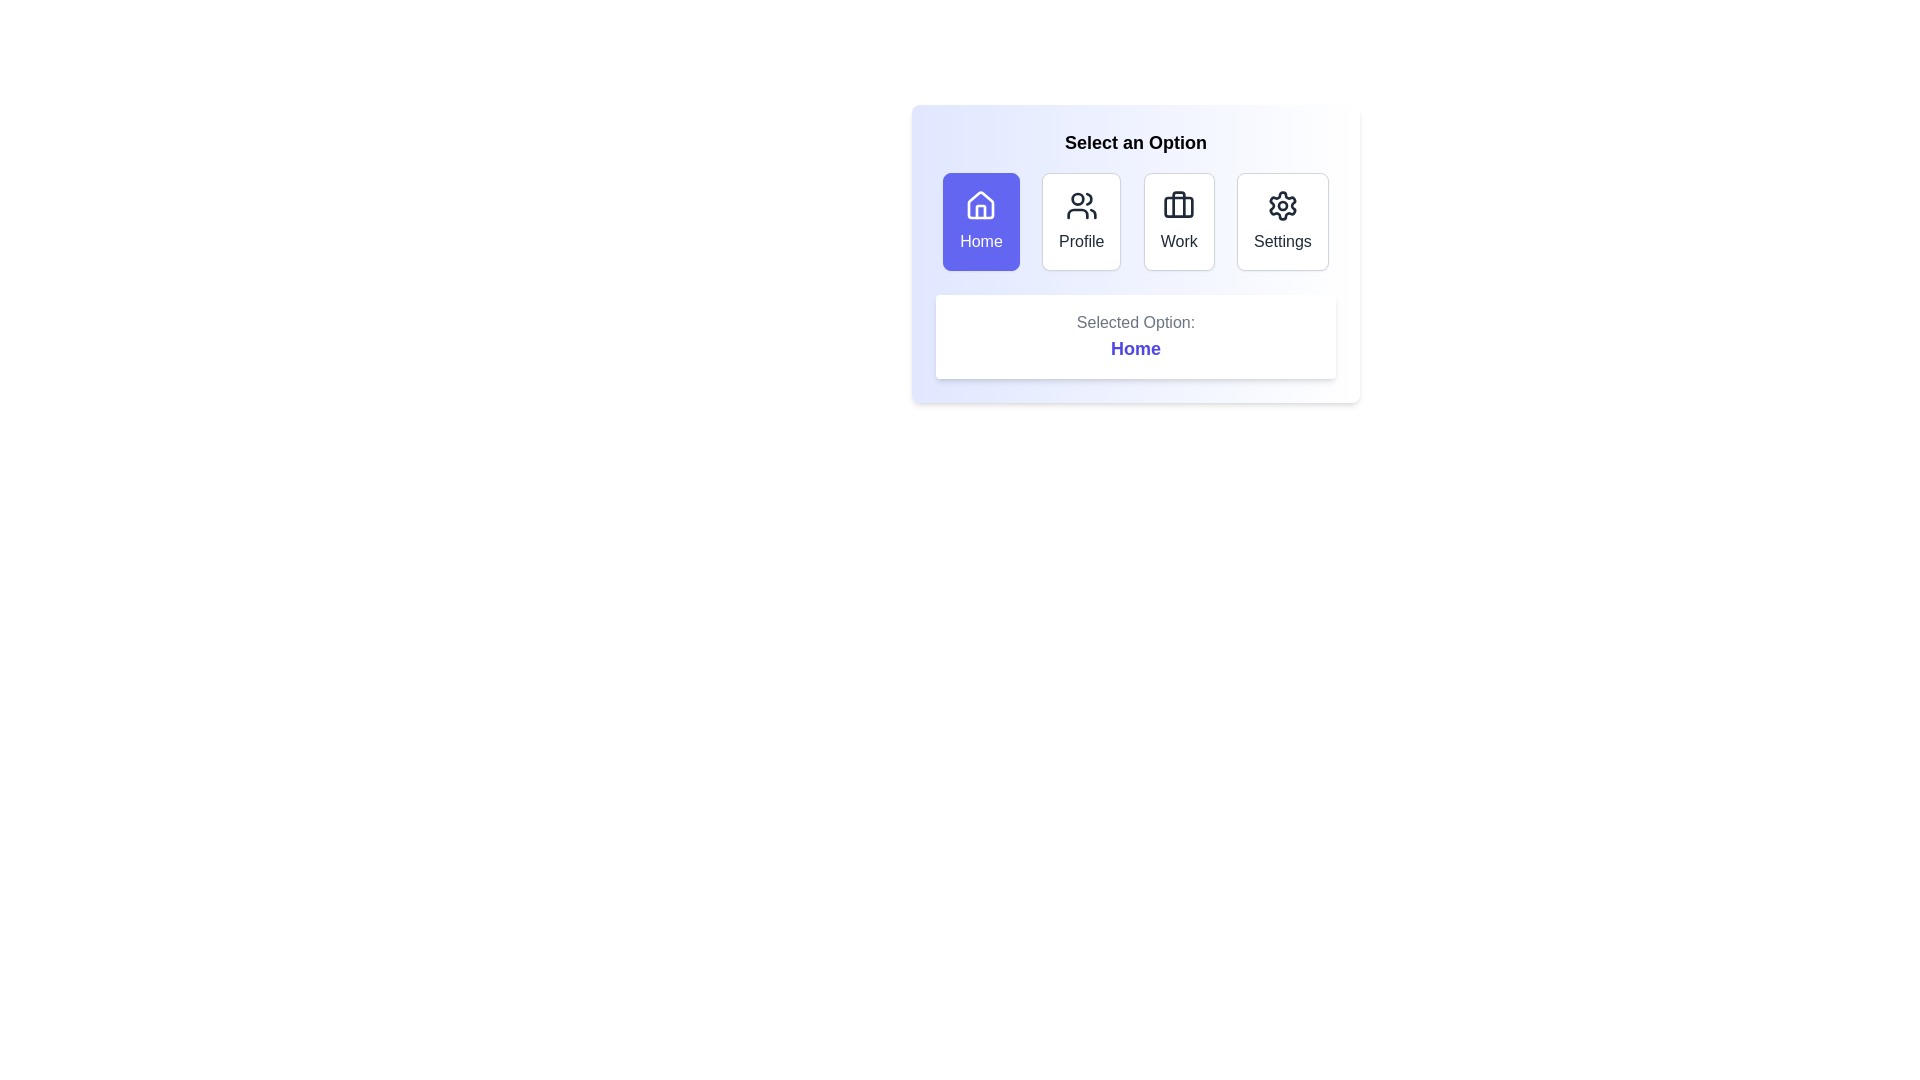 This screenshot has width=1920, height=1080. Describe the element at coordinates (1179, 222) in the screenshot. I see `the Work button to select it` at that location.